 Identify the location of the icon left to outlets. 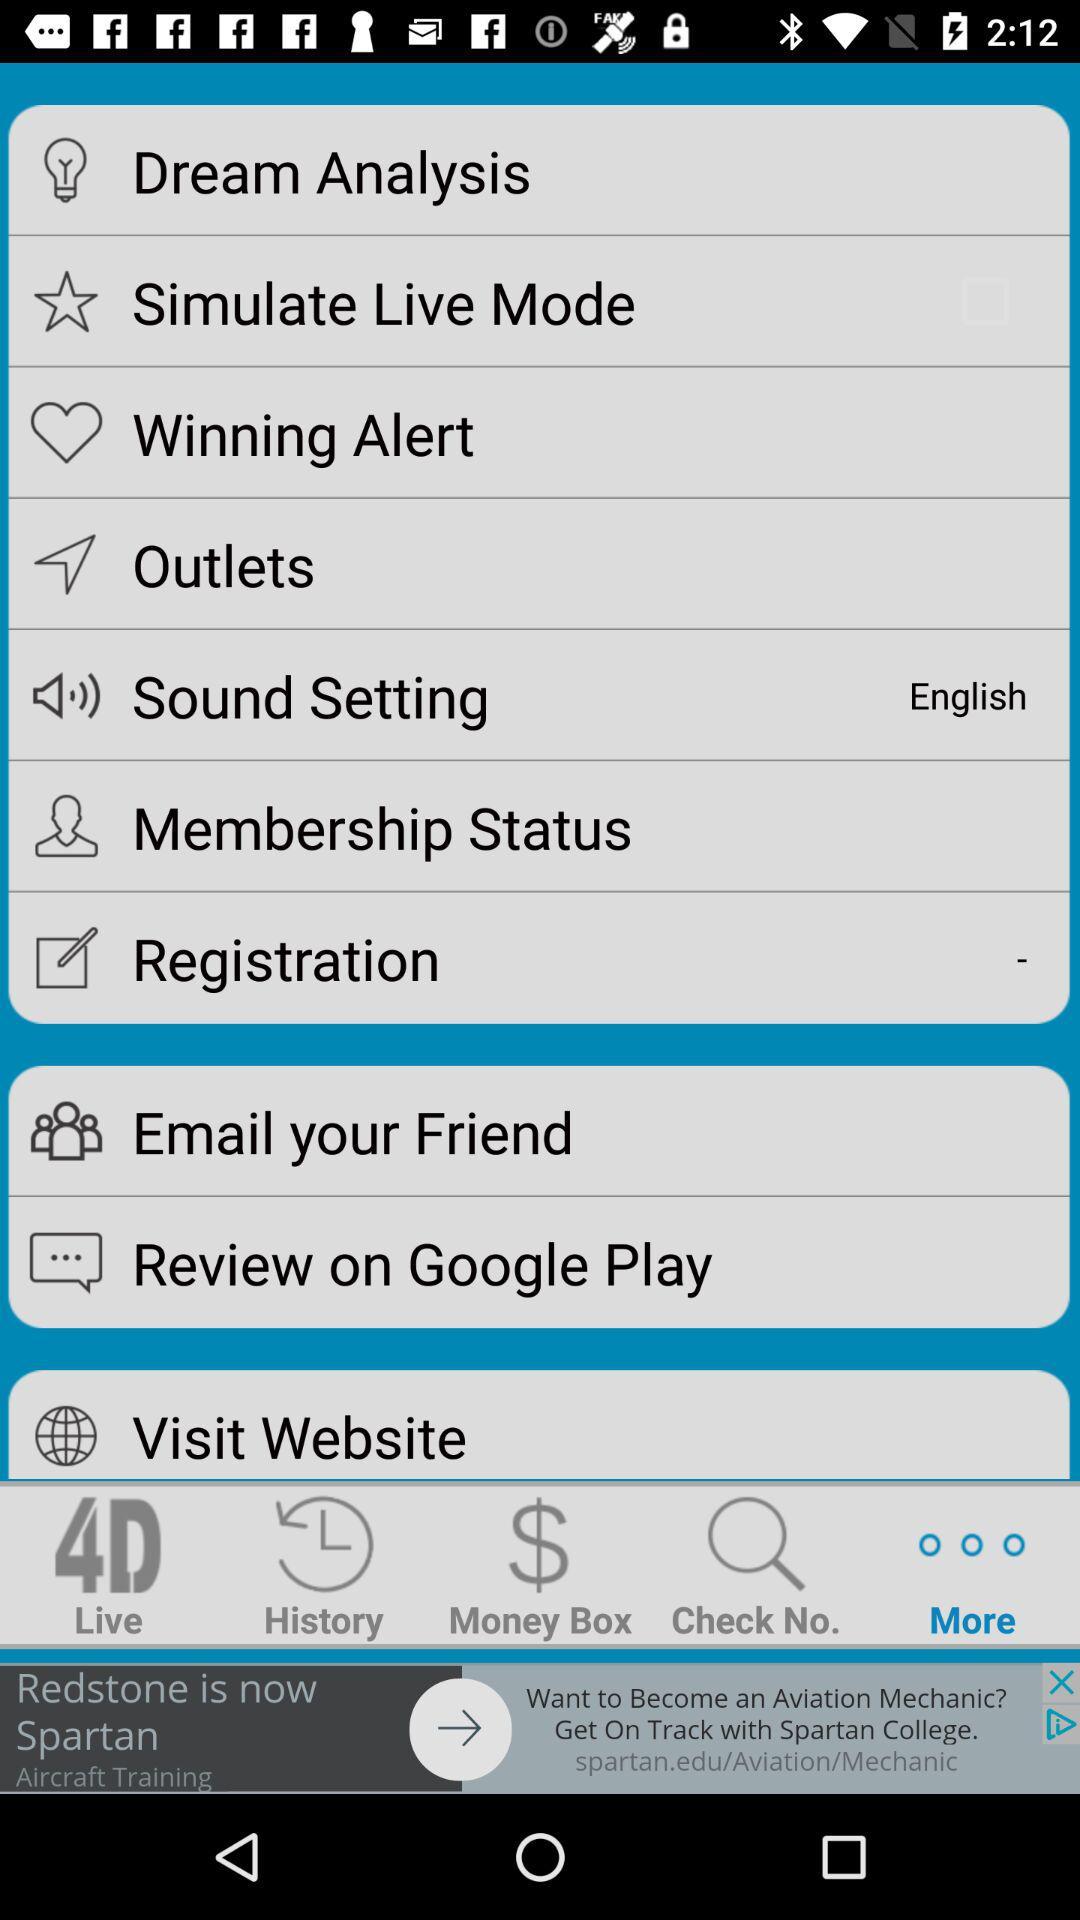
(65, 563).